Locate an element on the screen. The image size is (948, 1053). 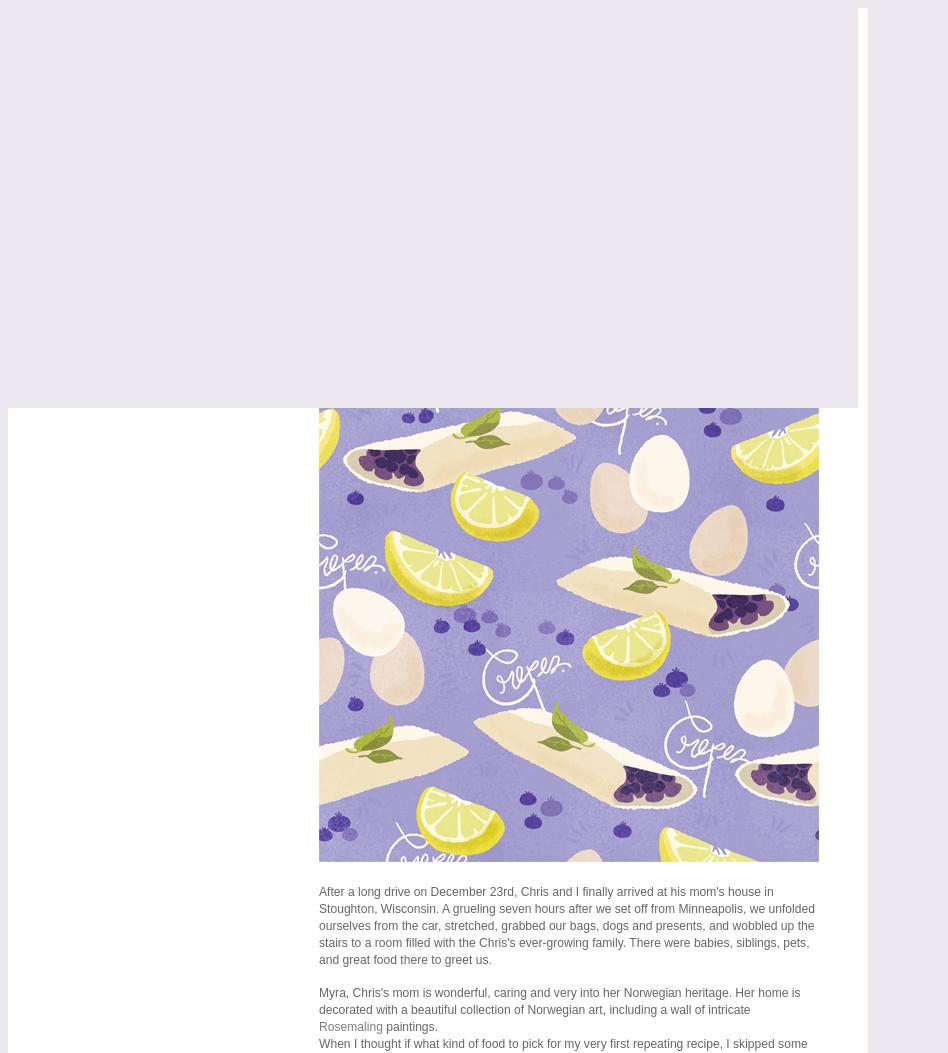
'Home' is located at coordinates (71, 188).